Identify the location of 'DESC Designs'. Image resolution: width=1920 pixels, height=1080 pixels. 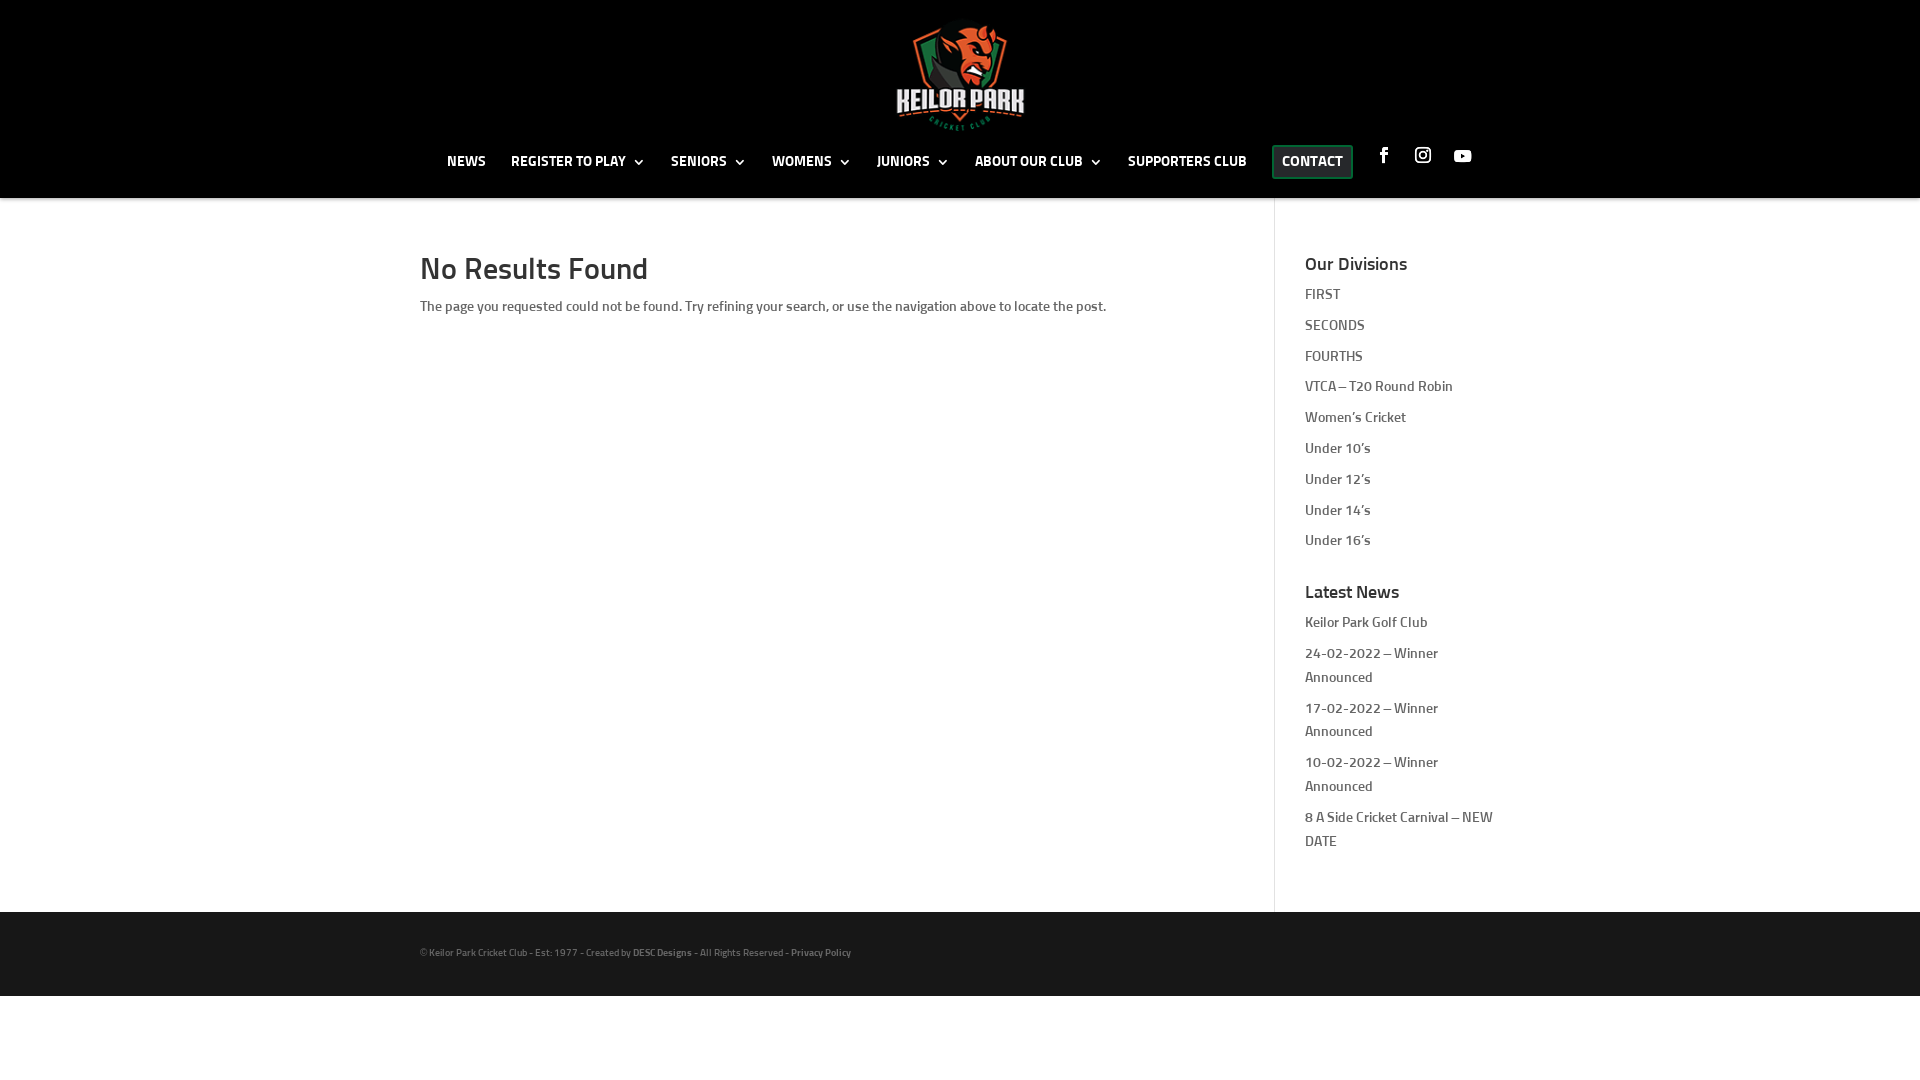
(632, 951).